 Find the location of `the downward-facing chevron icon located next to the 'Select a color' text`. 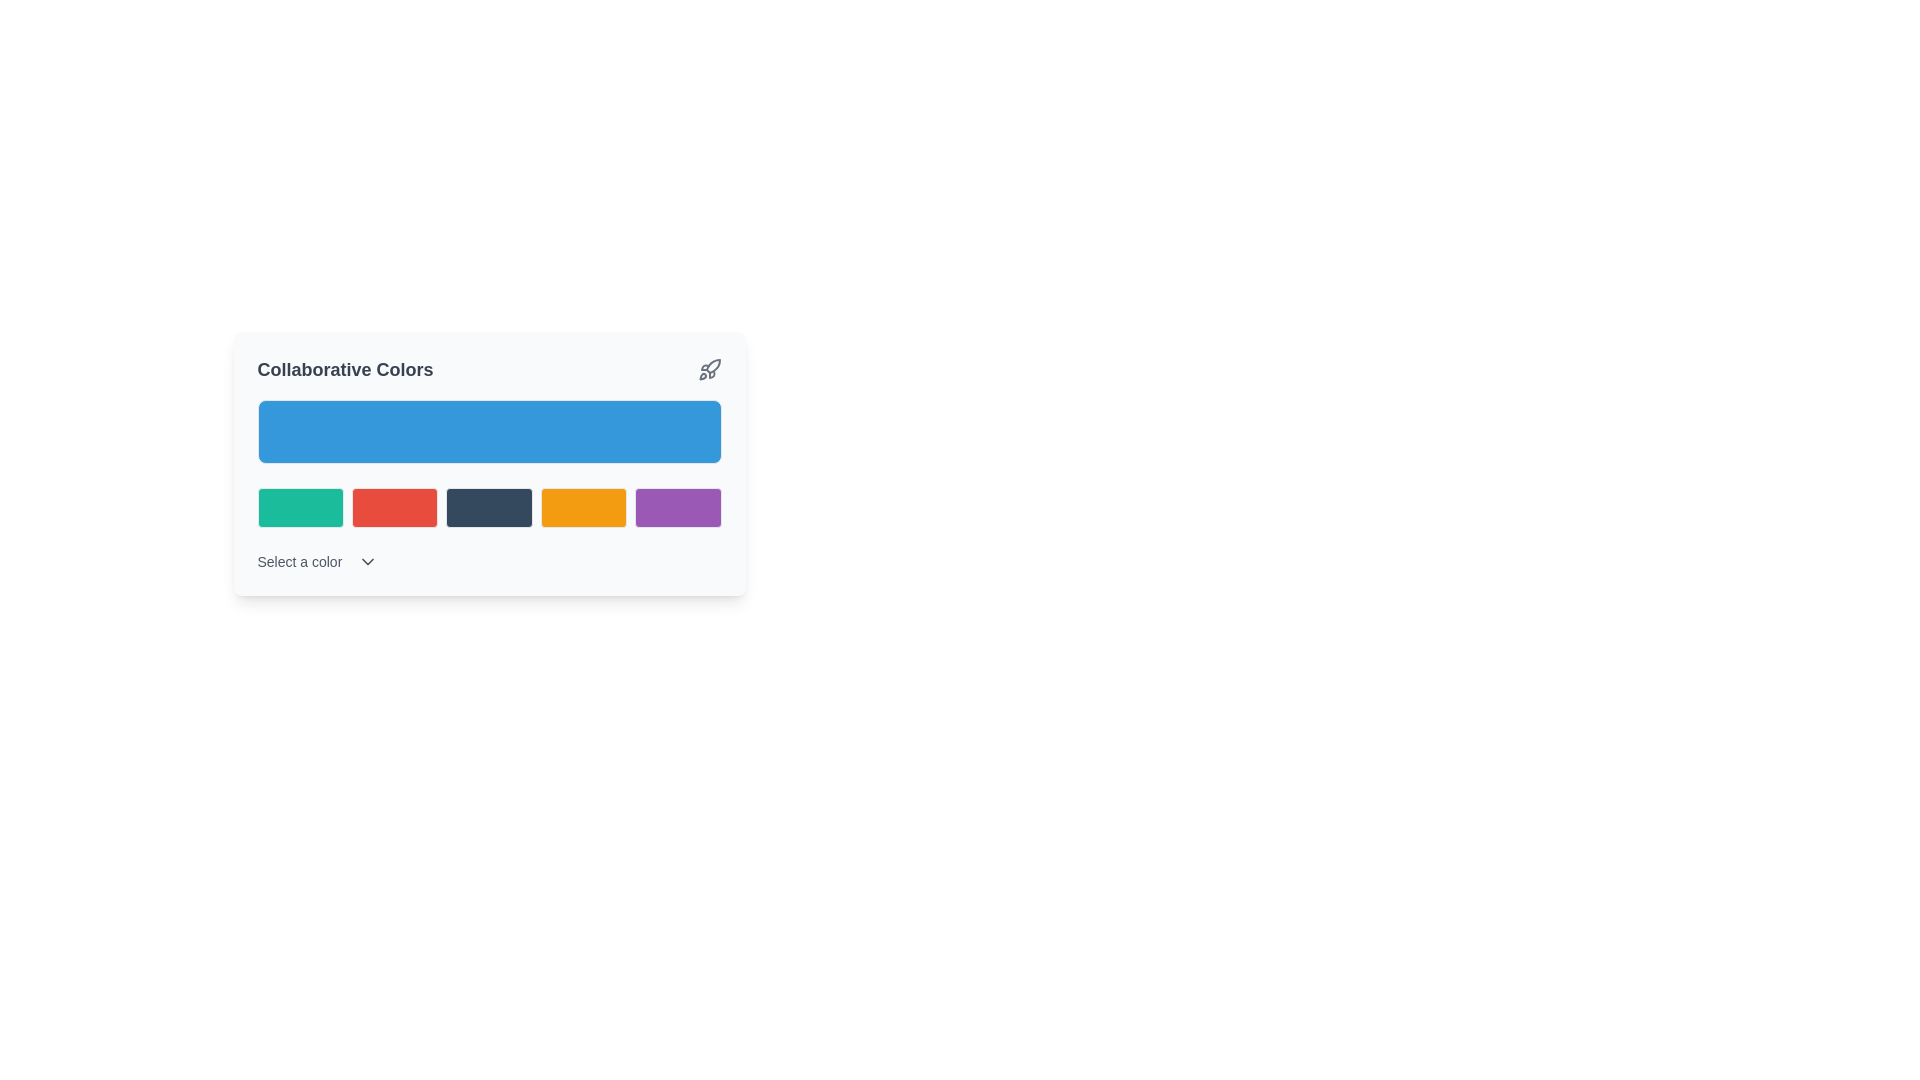

the downward-facing chevron icon located next to the 'Select a color' text is located at coordinates (368, 562).